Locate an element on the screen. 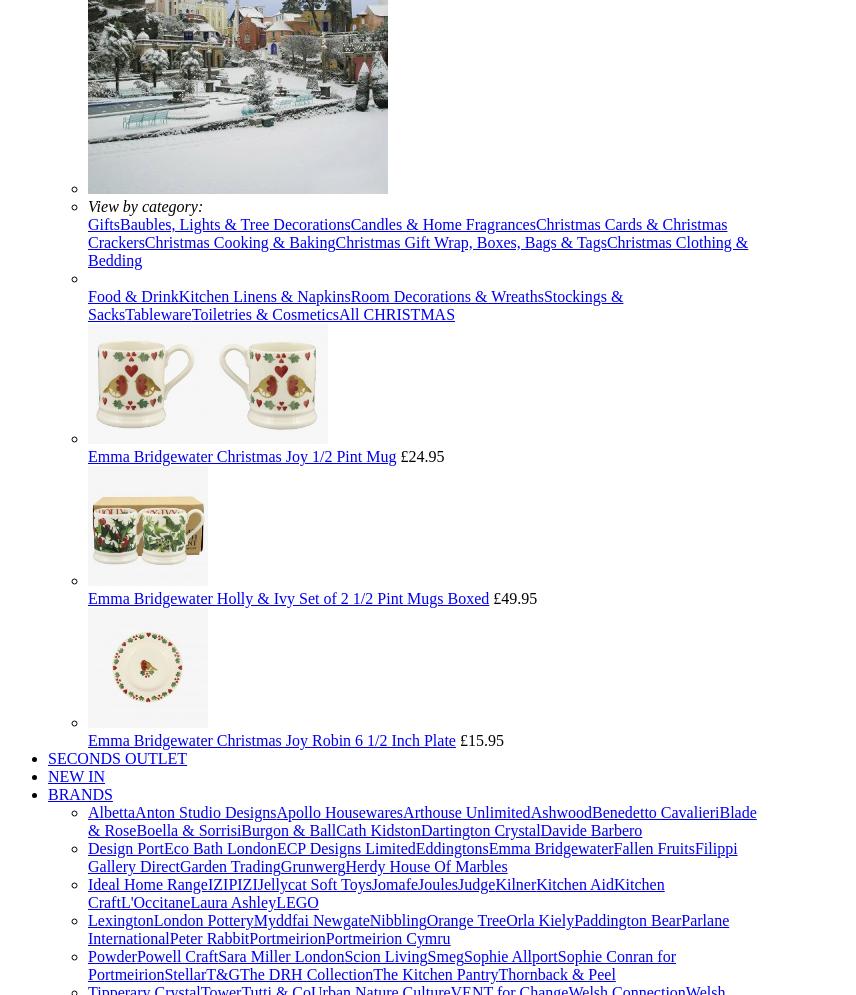 The image size is (856, 995). 'T&G' is located at coordinates (222, 973).